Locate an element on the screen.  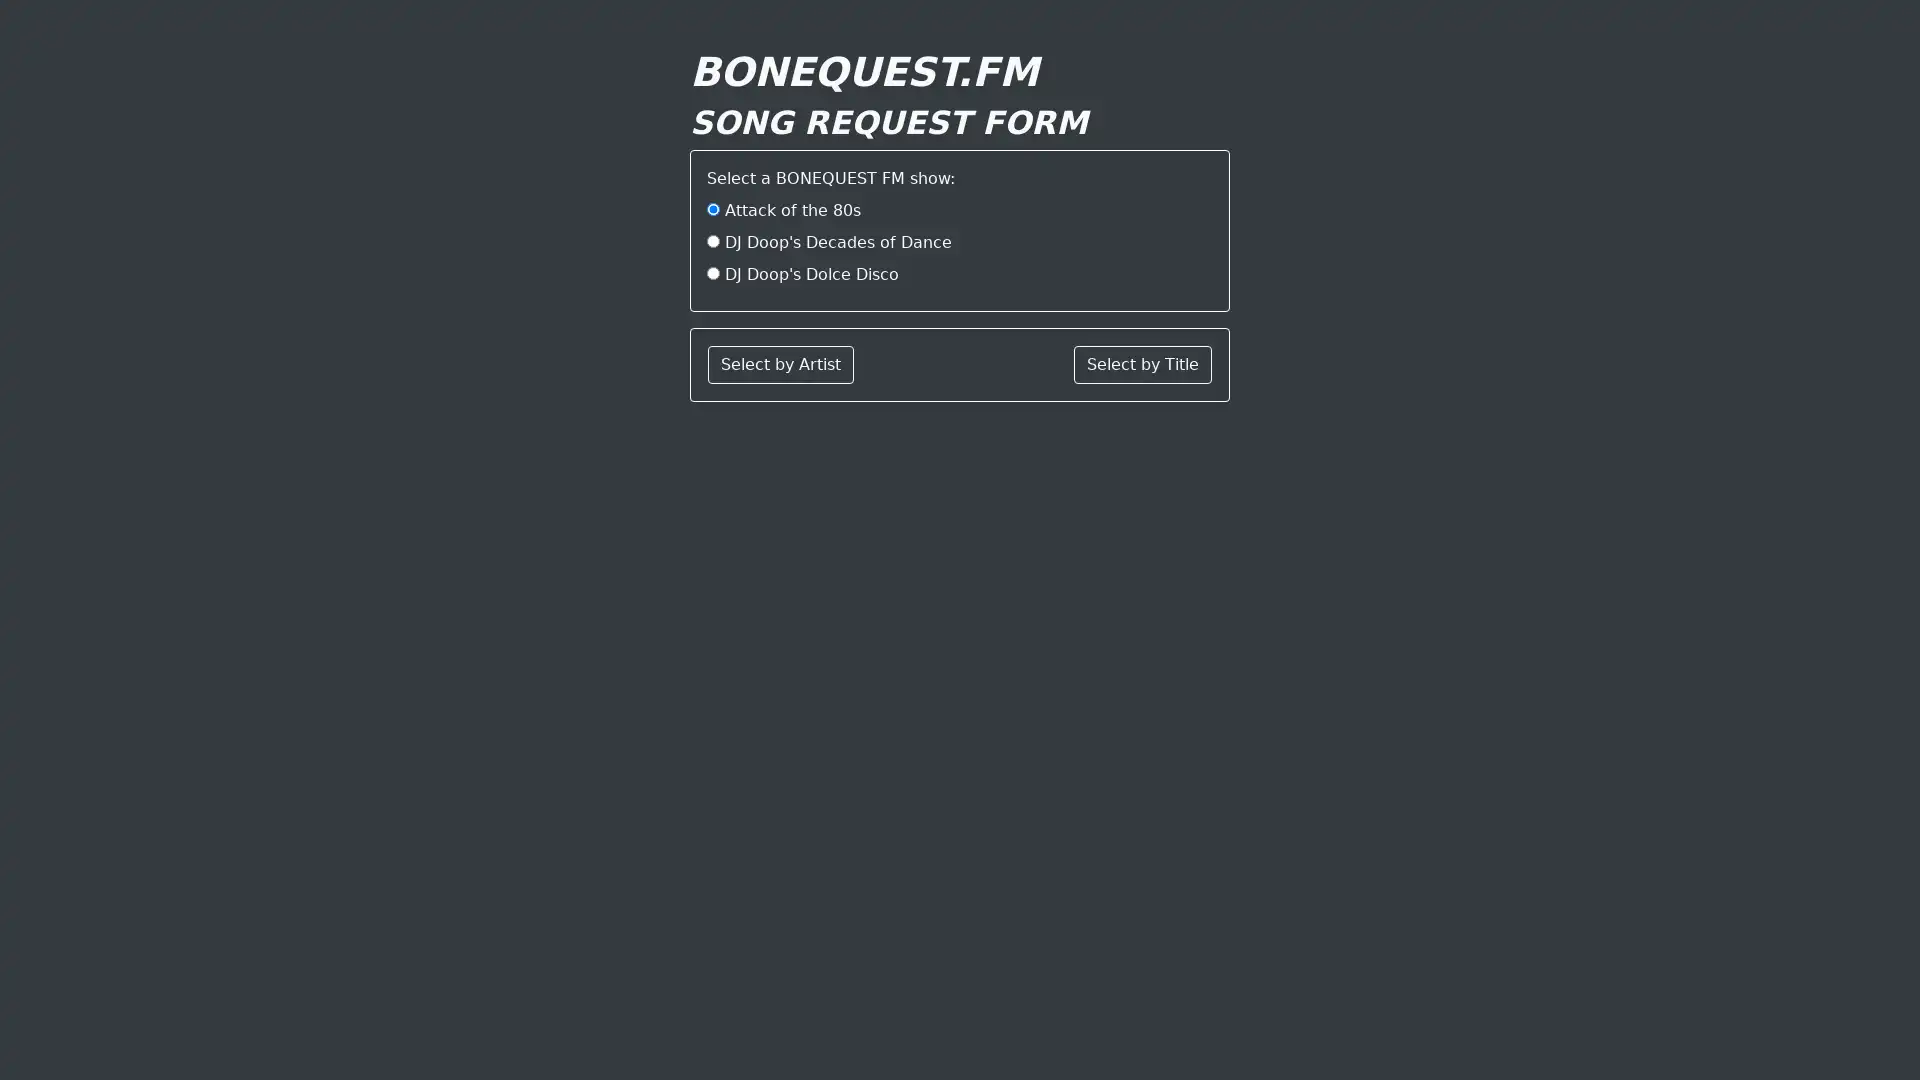
Select by Title is located at coordinates (1142, 365).